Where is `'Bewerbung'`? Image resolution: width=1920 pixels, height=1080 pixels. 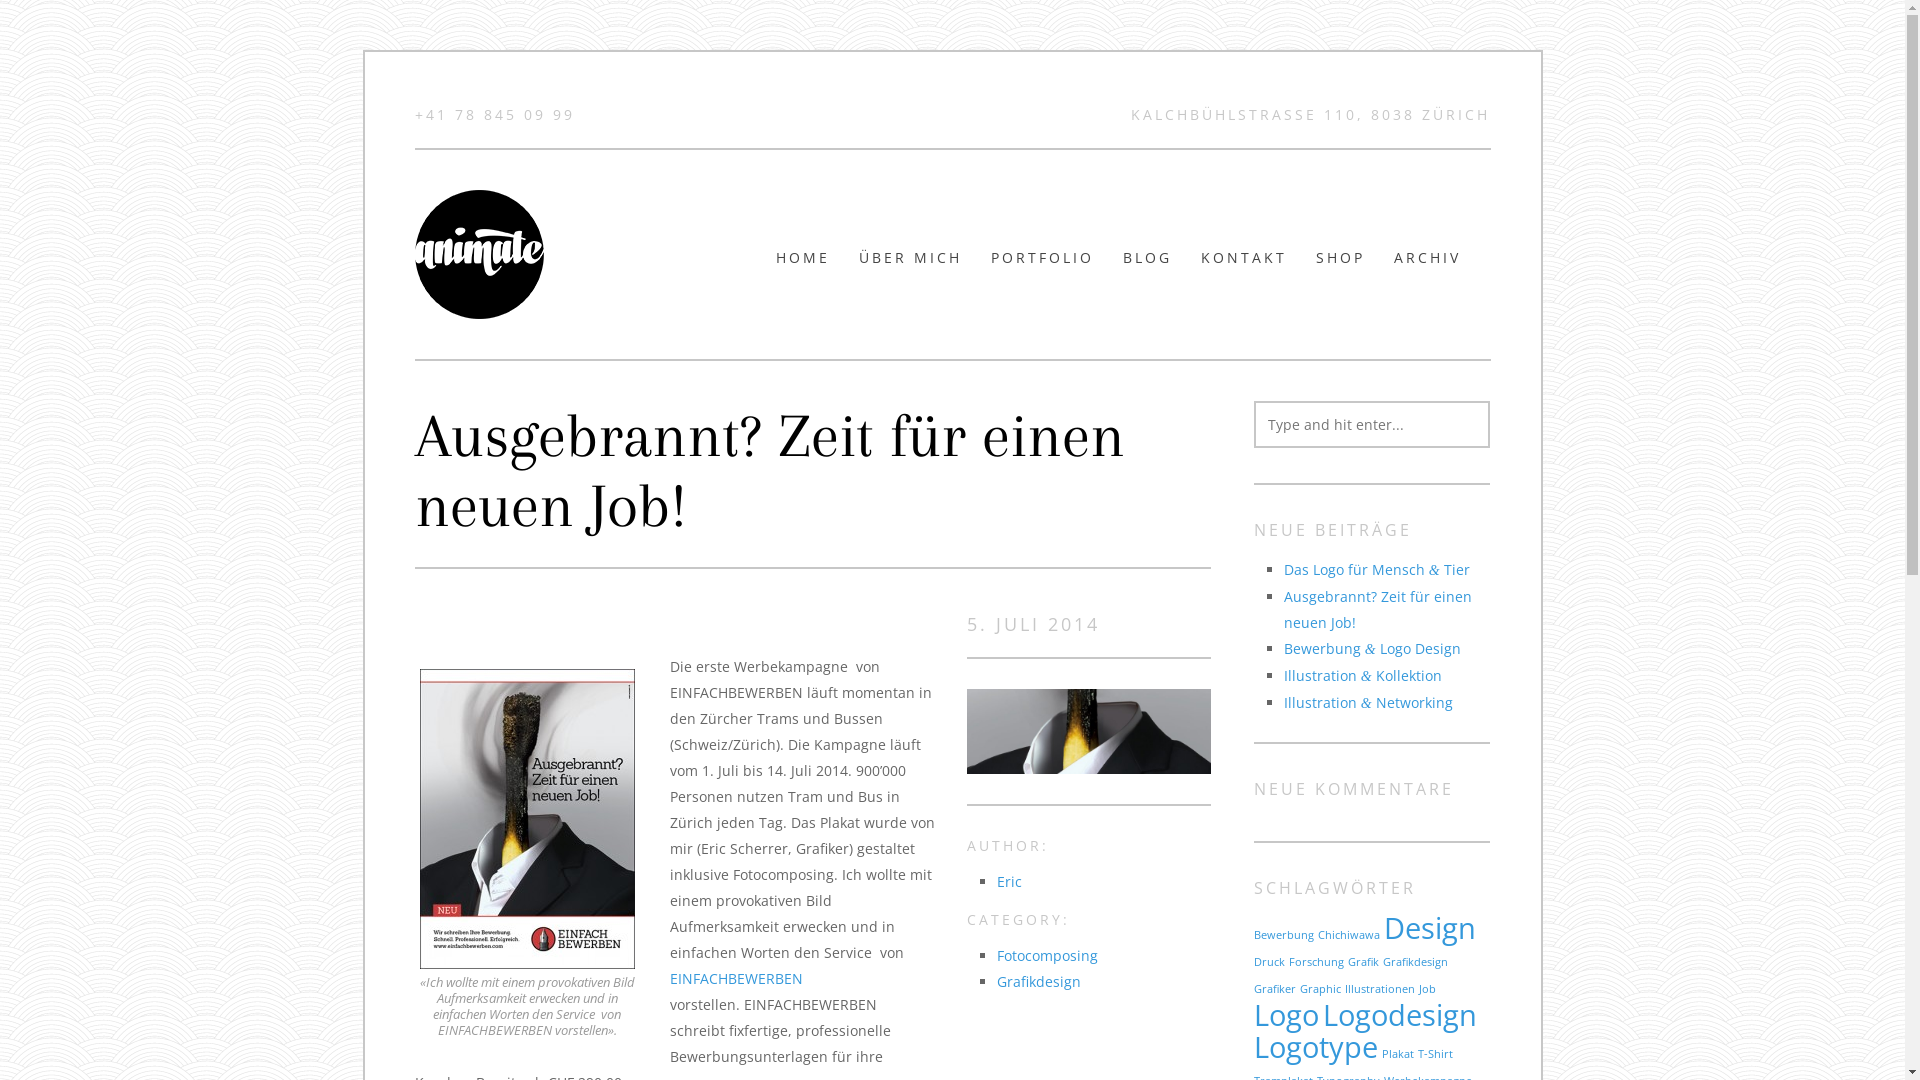 'Bewerbung' is located at coordinates (1283, 934).